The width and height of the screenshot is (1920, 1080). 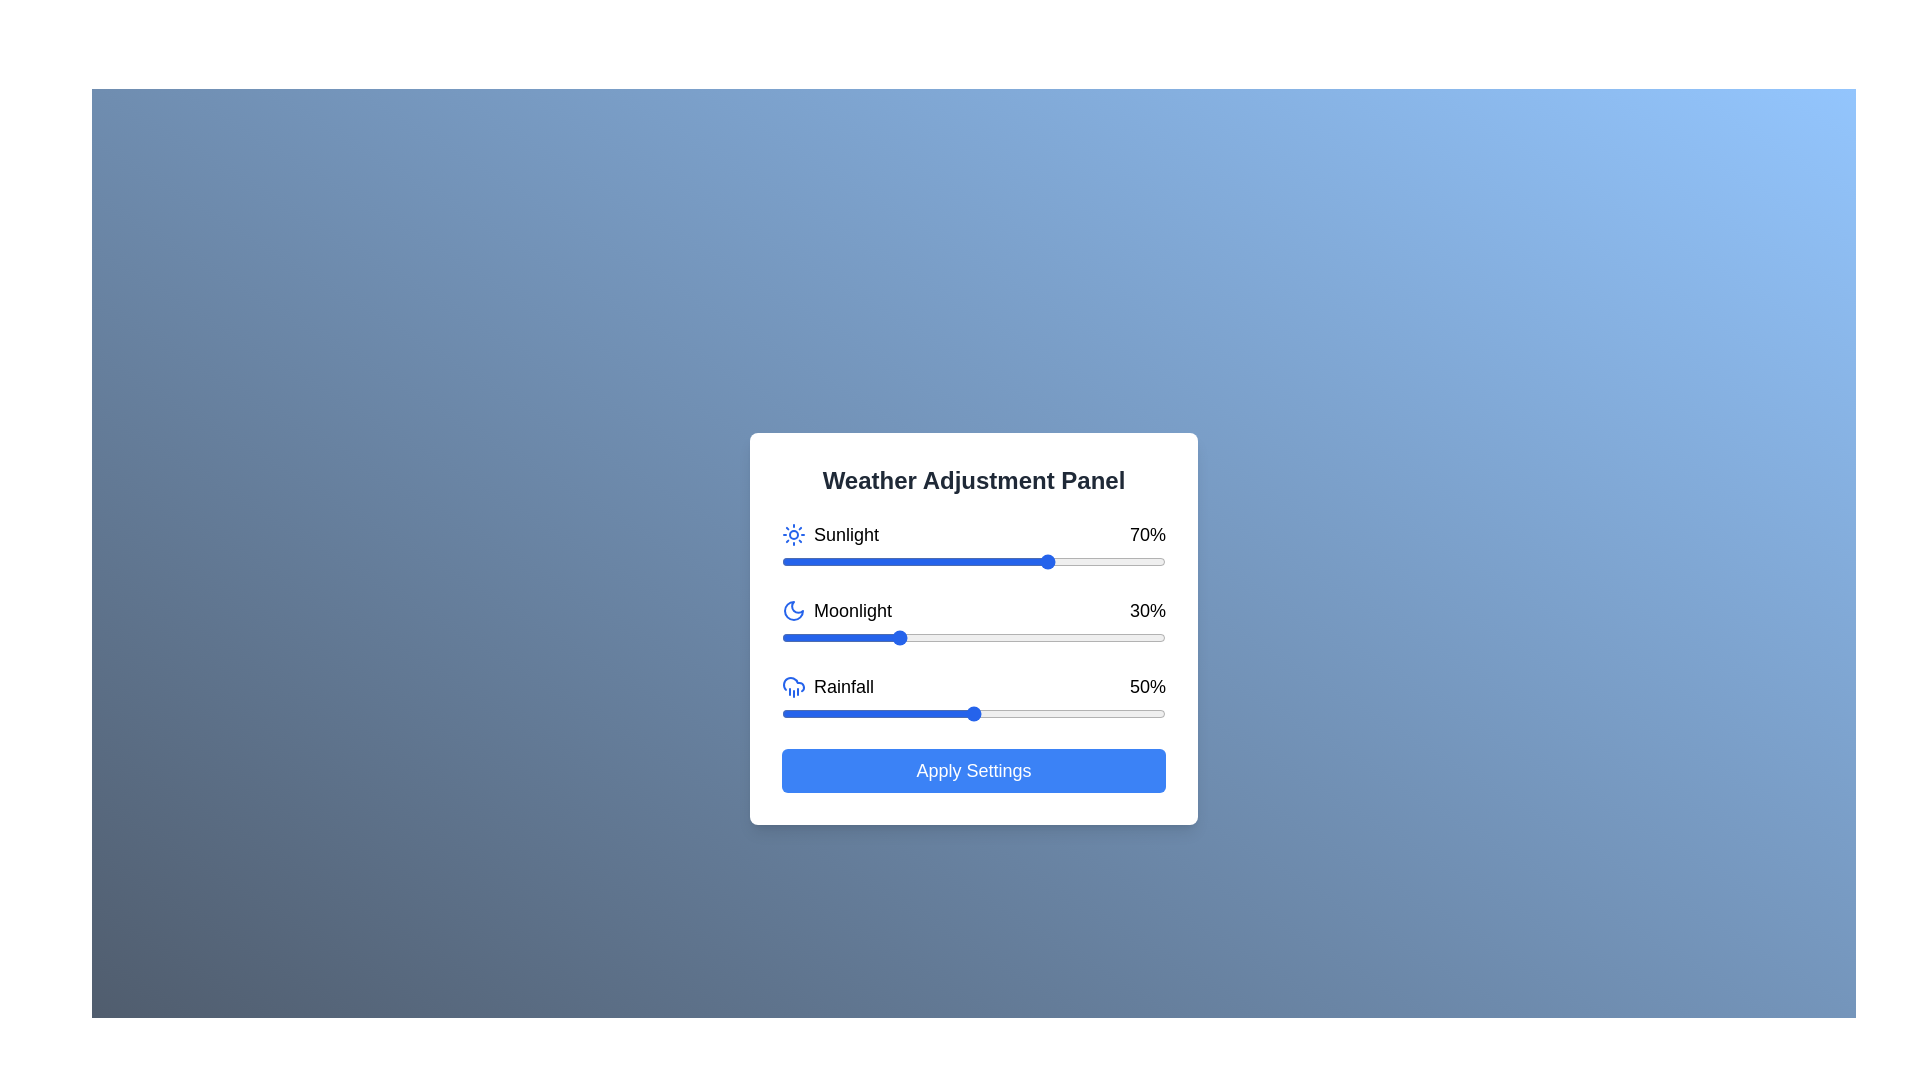 What do you see at coordinates (923, 637) in the screenshot?
I see `the moonlight slider to 37%` at bounding box center [923, 637].